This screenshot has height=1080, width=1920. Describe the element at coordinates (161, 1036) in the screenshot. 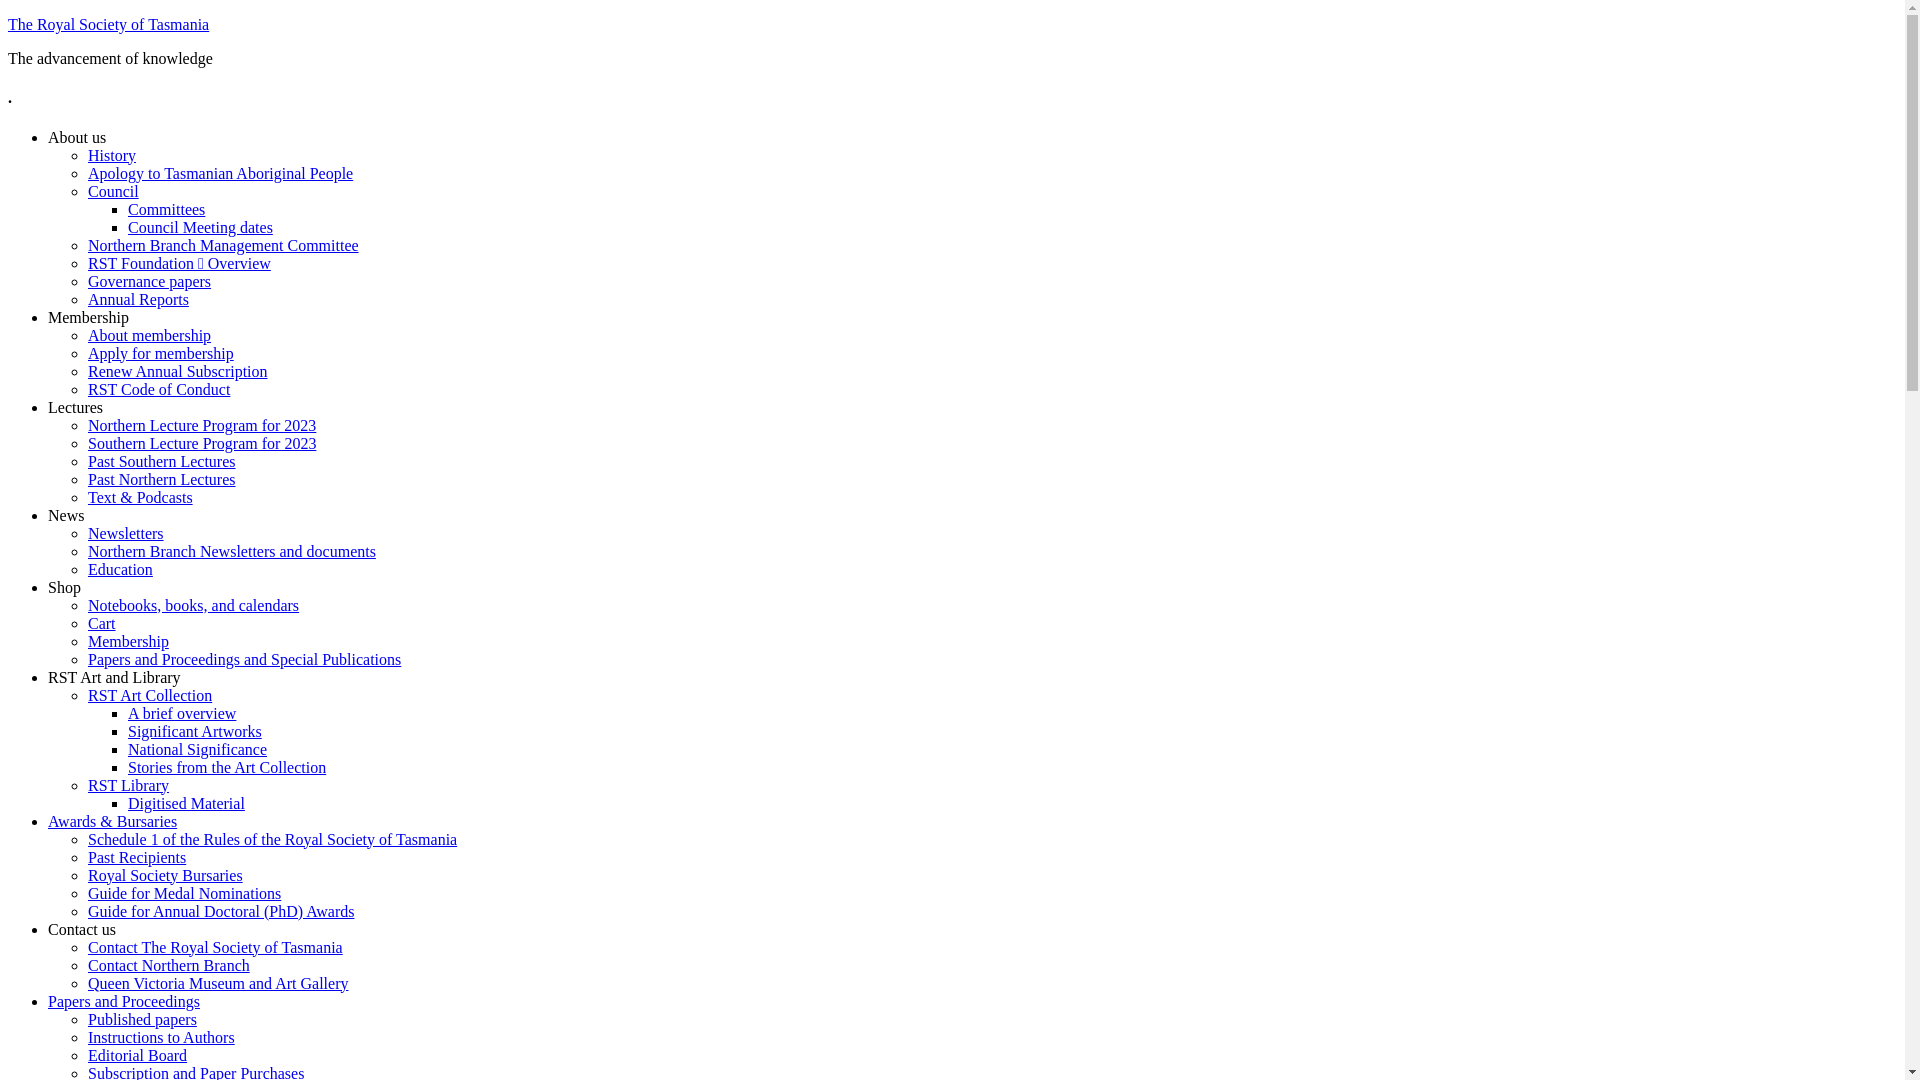

I see `'Instructions to Authors'` at that location.